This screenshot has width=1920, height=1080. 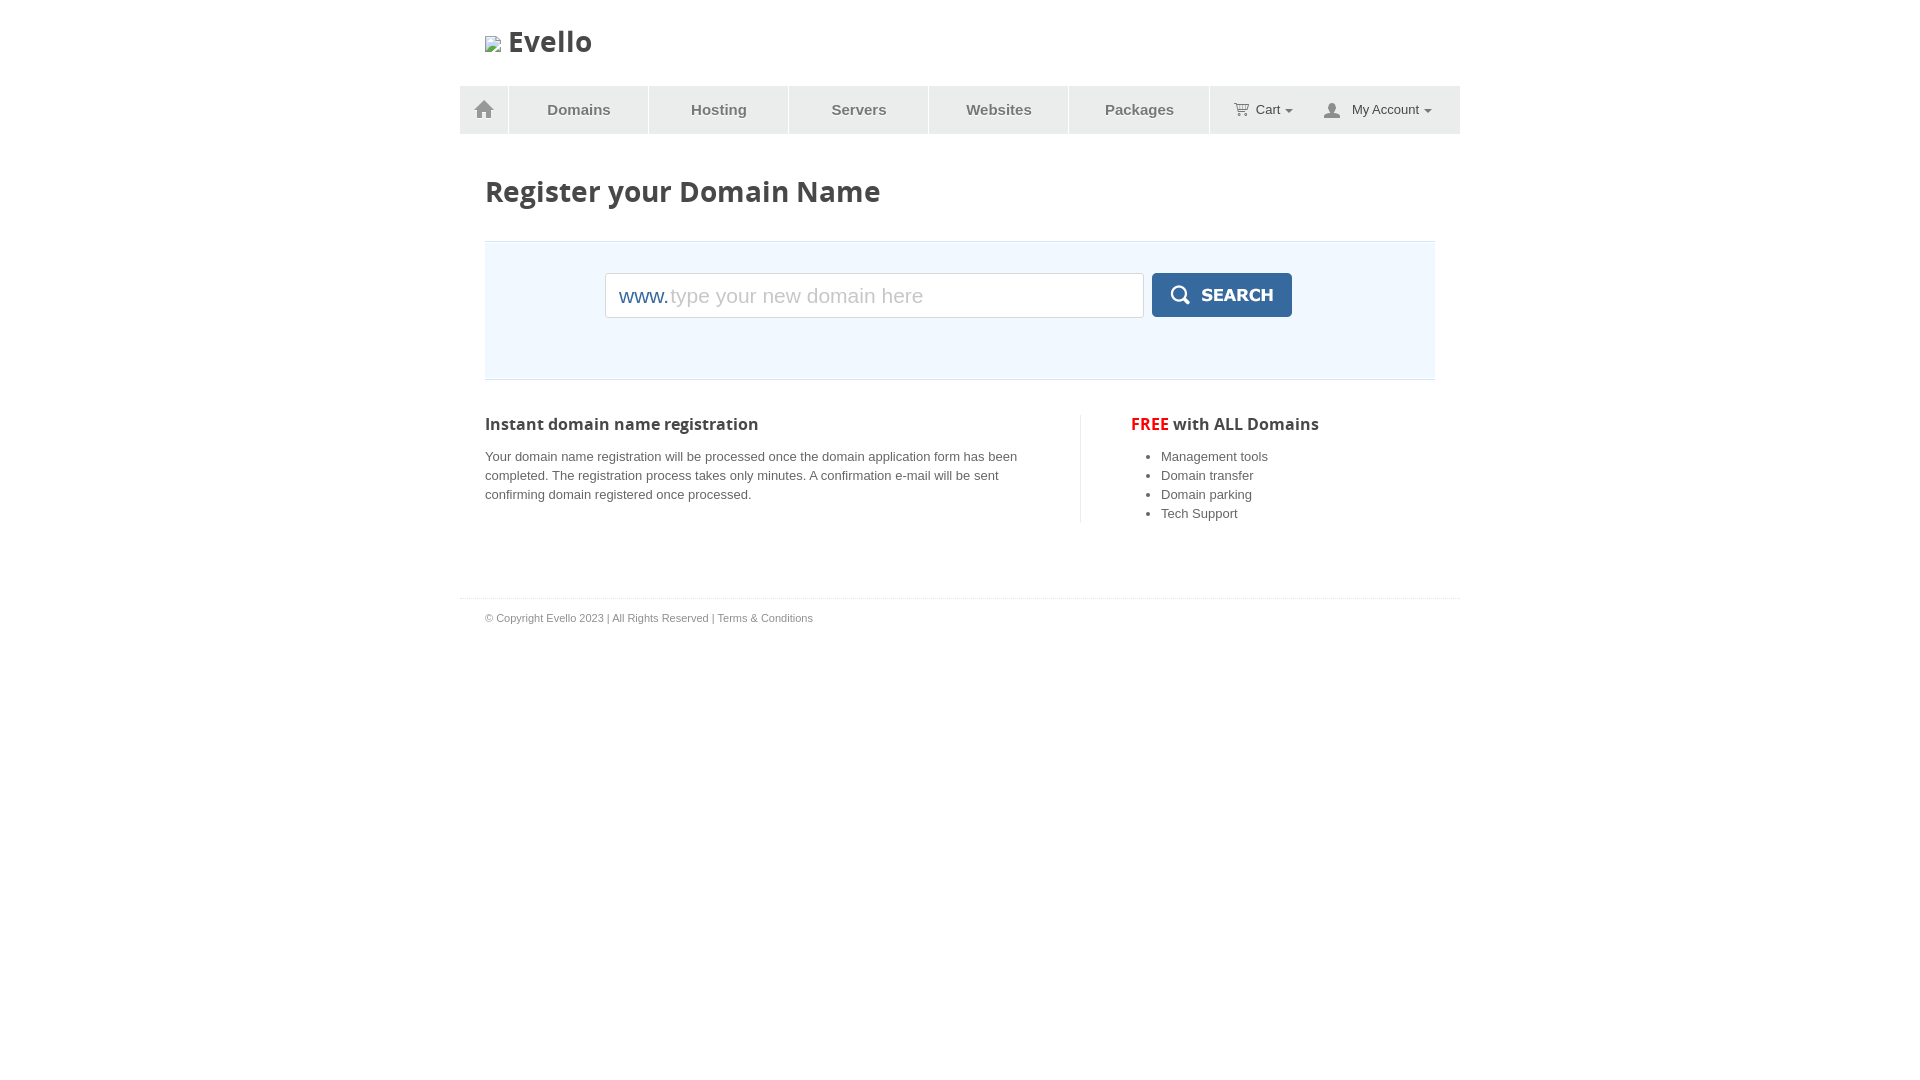 I want to click on 'Websites', so click(x=999, y=110).